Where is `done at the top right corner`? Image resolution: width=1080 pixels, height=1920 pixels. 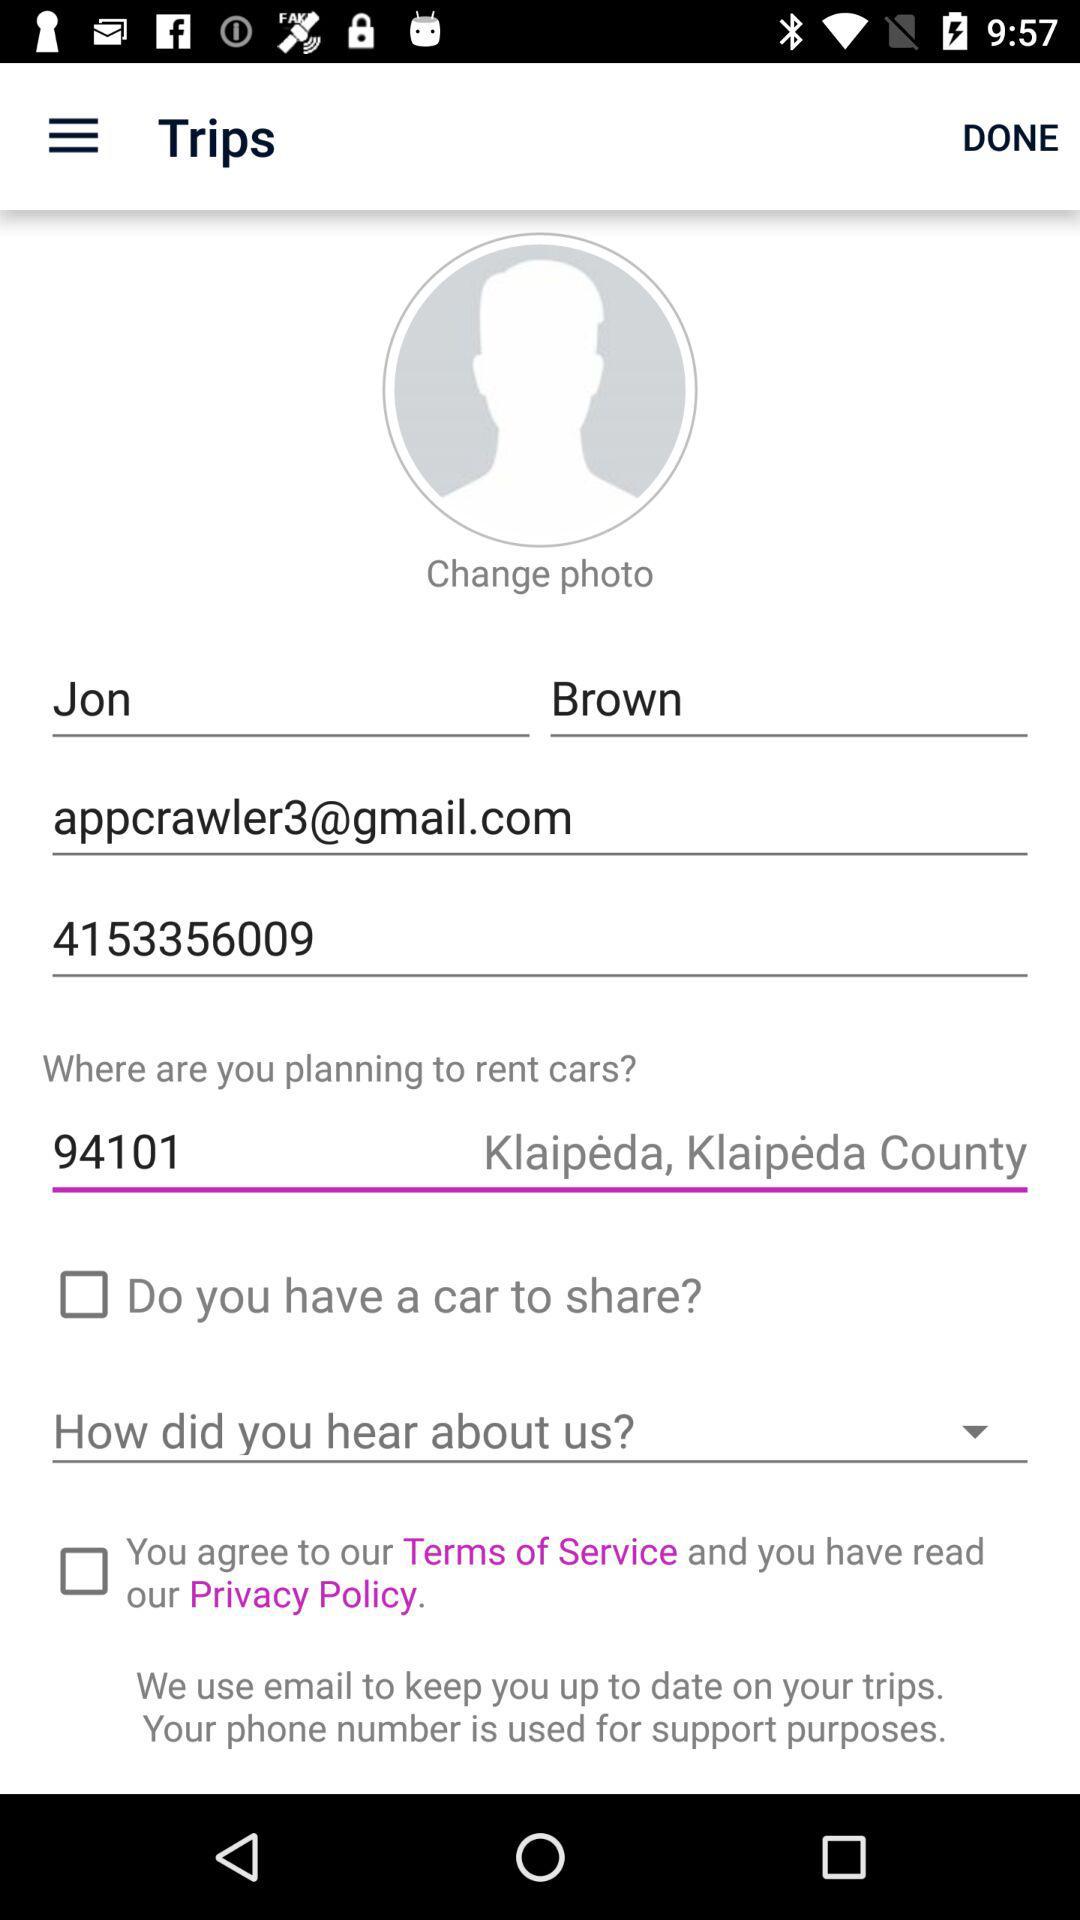
done at the top right corner is located at coordinates (1010, 135).